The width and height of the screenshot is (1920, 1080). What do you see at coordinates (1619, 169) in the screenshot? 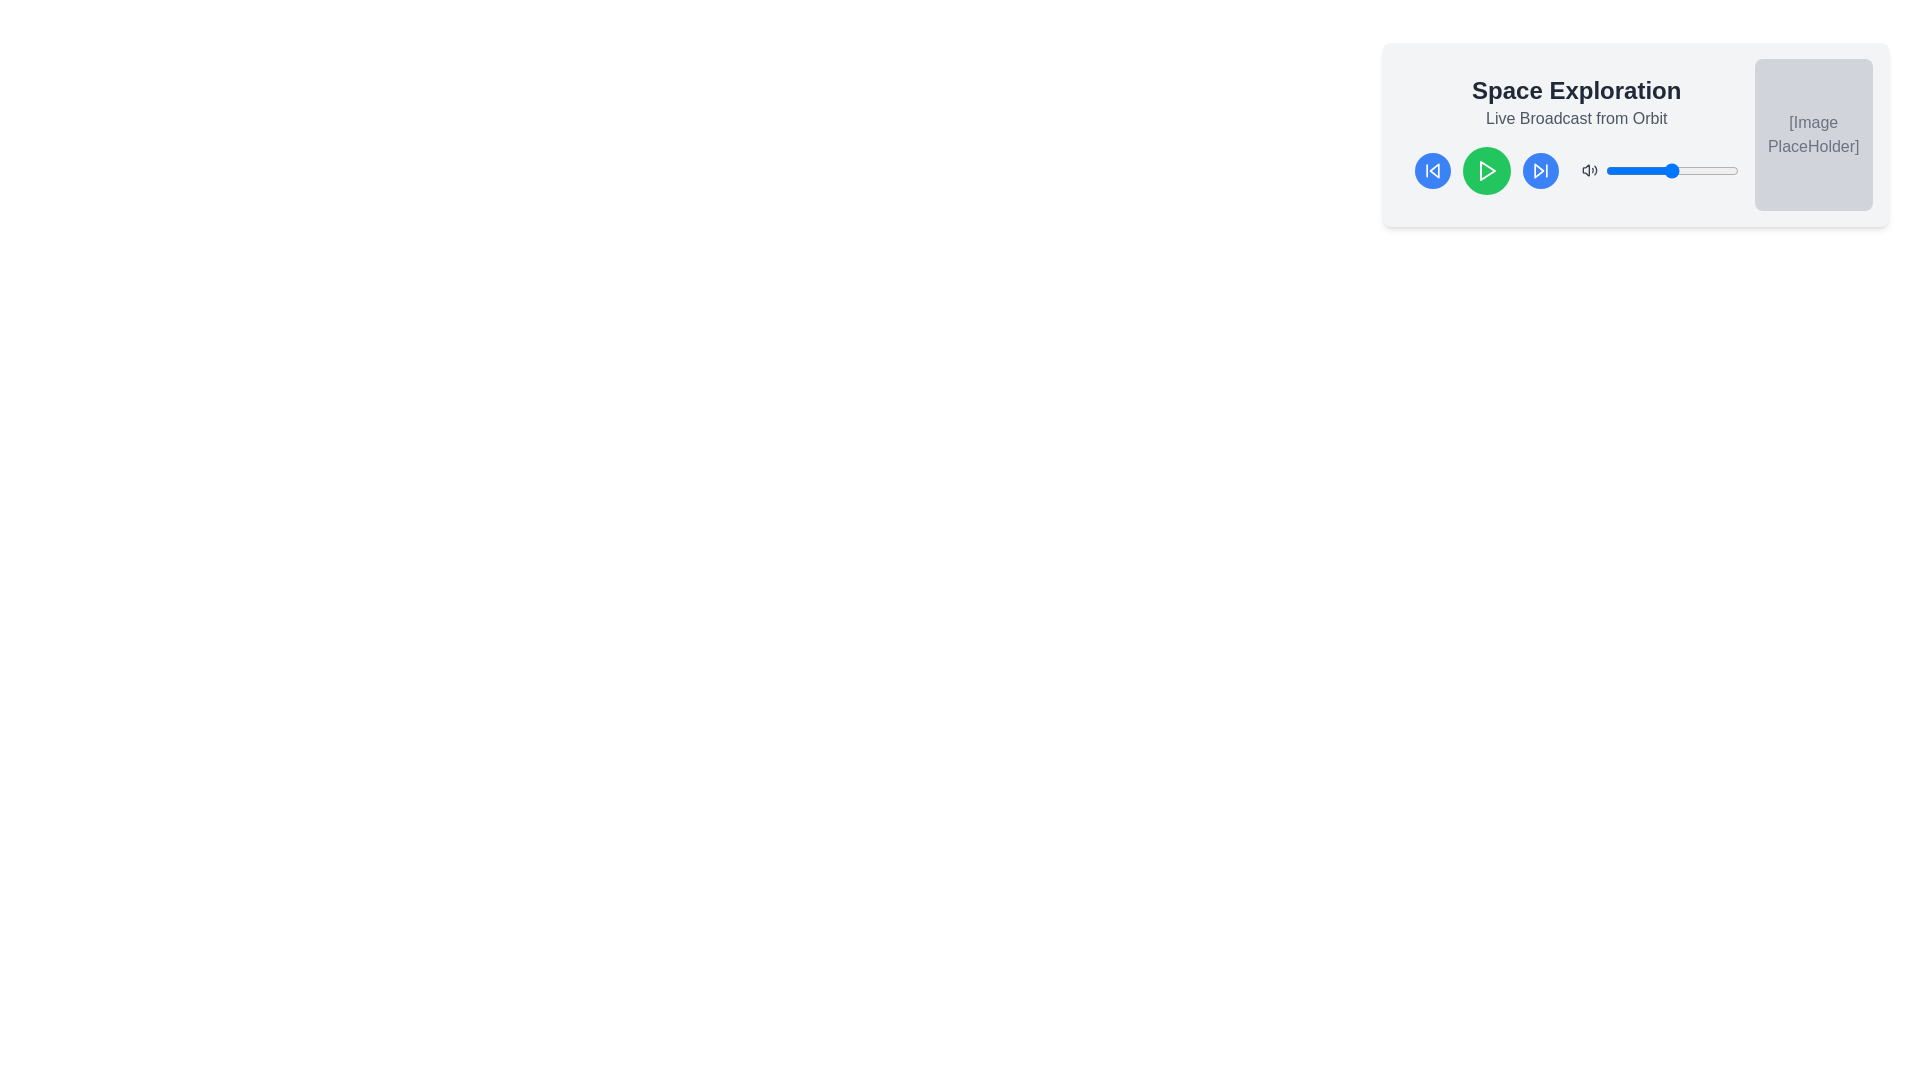
I see `slider value` at bounding box center [1619, 169].